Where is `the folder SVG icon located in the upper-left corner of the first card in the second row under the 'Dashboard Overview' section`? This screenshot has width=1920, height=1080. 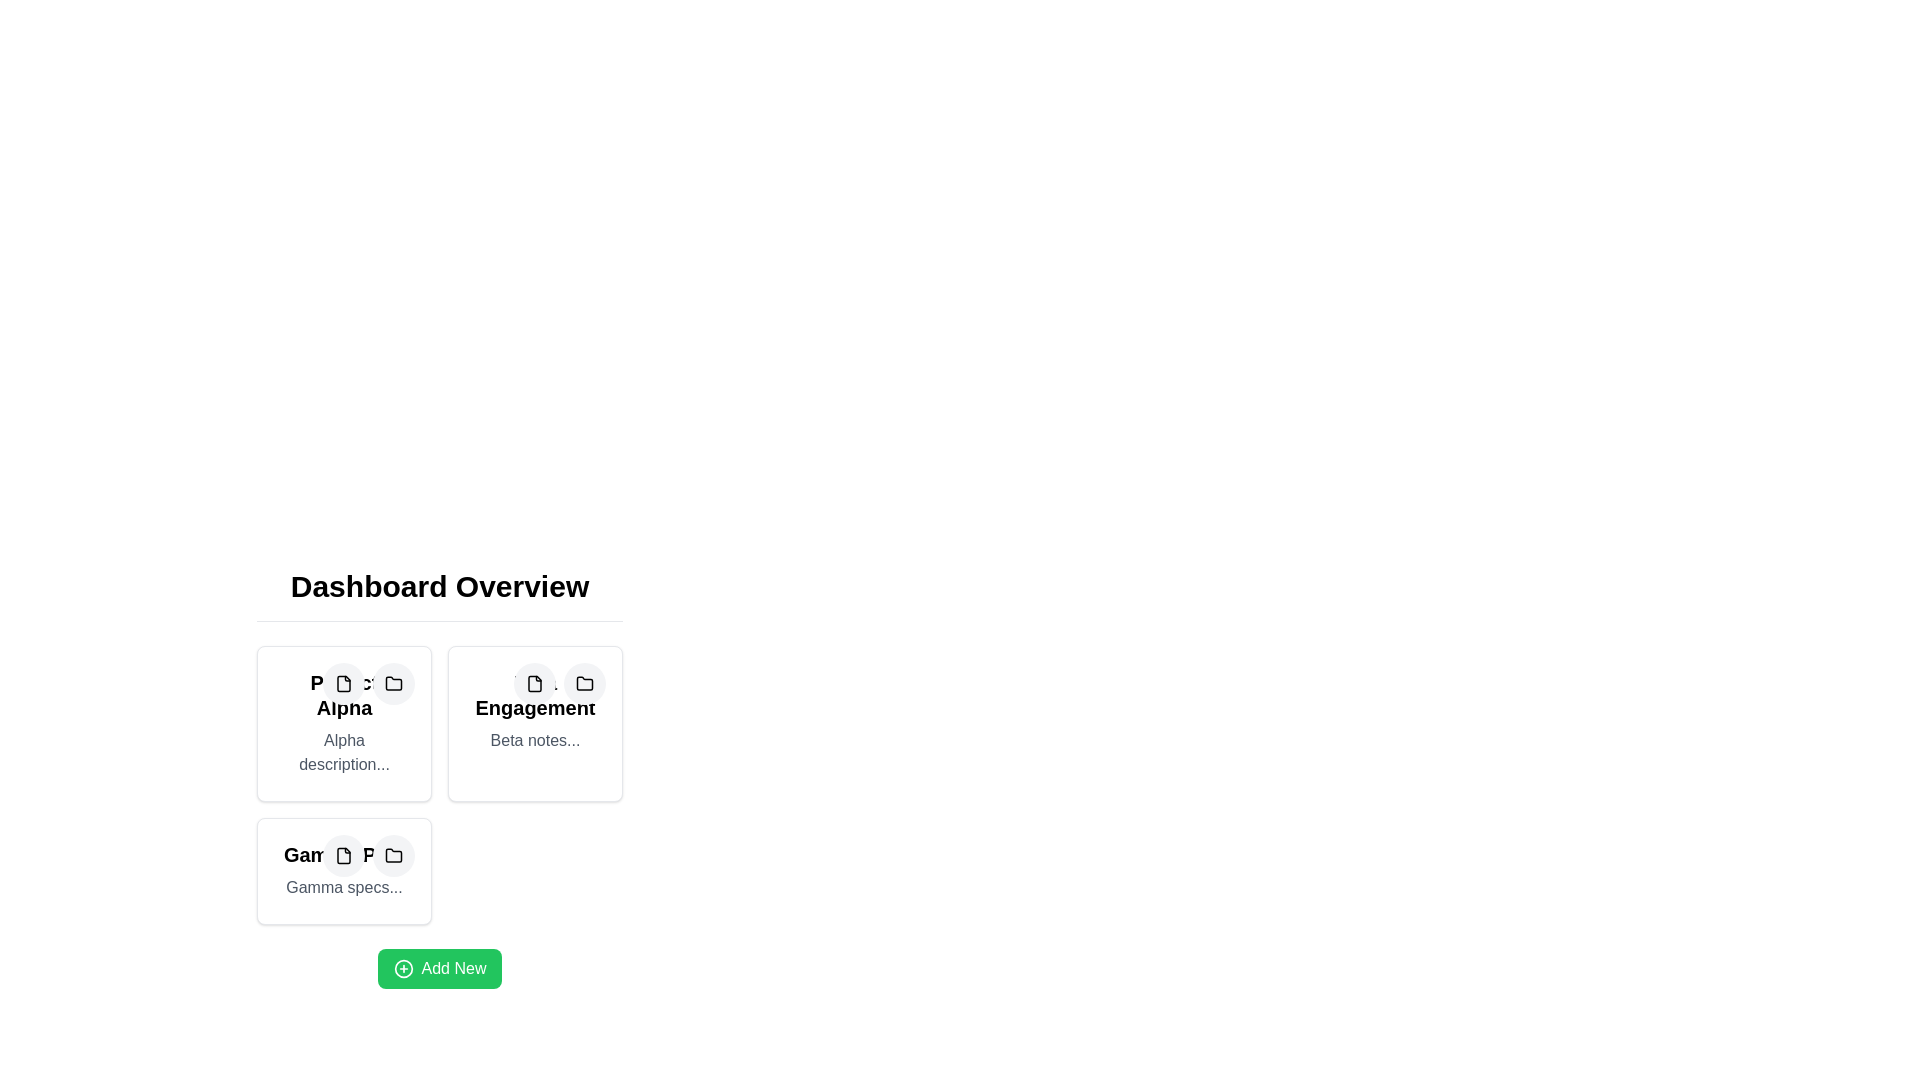
the folder SVG icon located in the upper-left corner of the first card in the second row under the 'Dashboard Overview' section is located at coordinates (393, 682).